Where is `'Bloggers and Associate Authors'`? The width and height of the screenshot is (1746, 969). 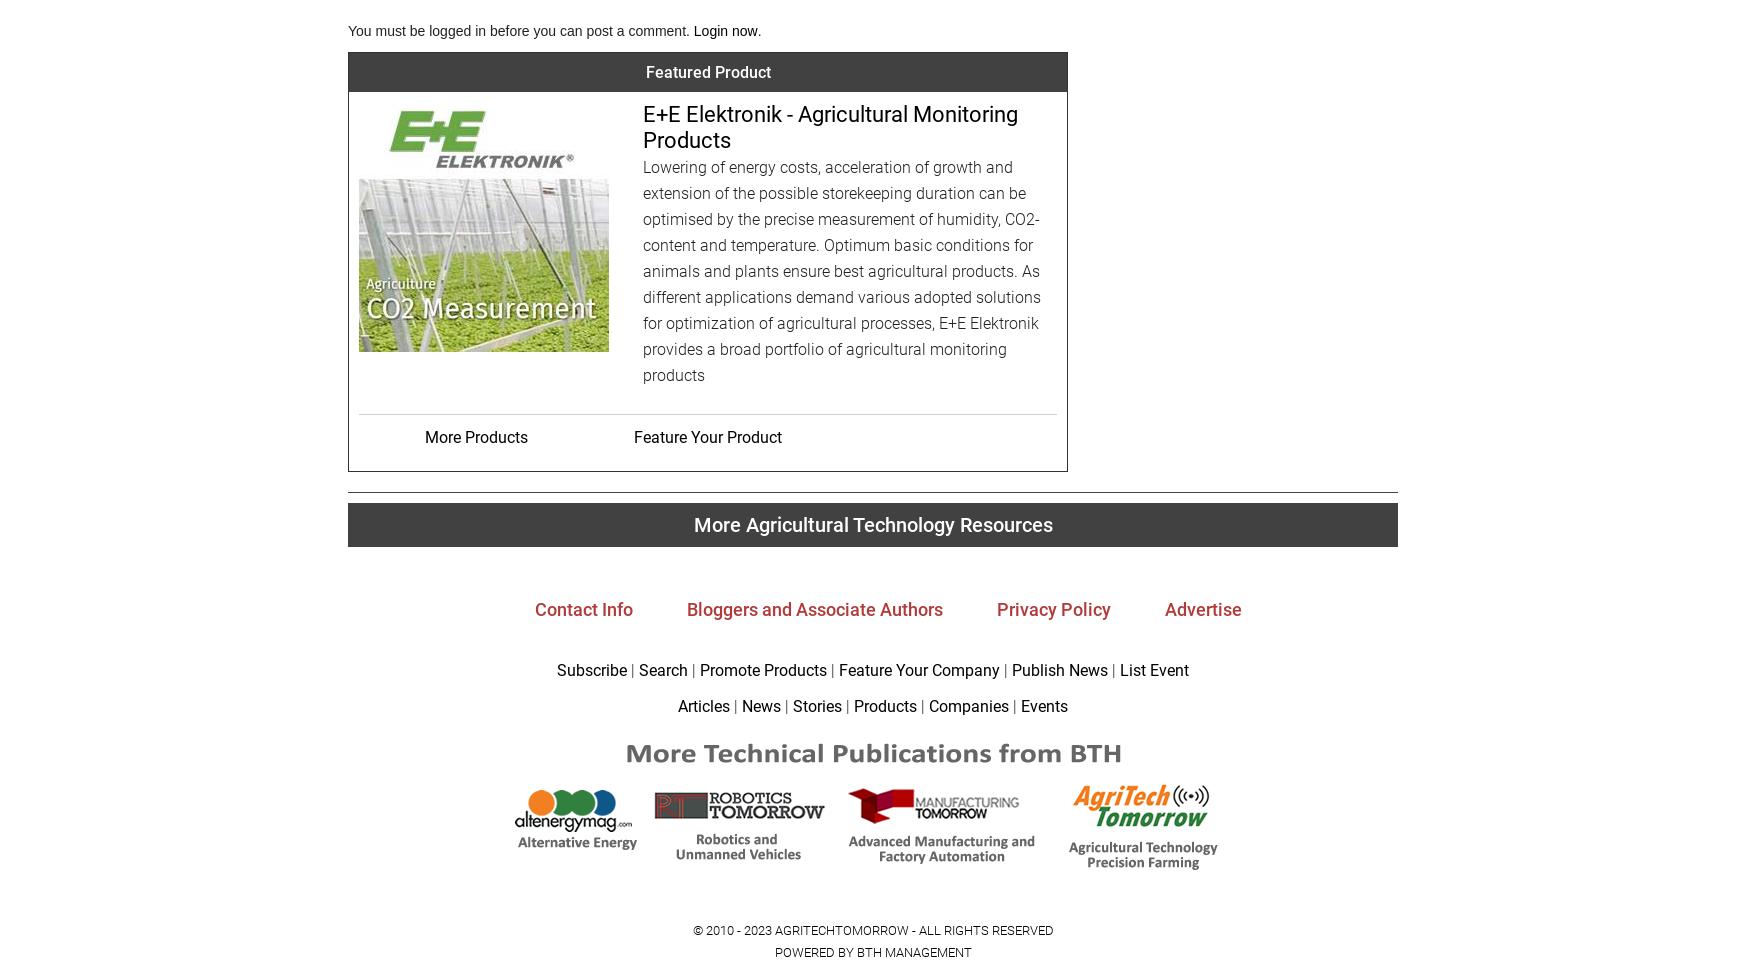
'Bloggers and Associate Authors' is located at coordinates (686, 607).